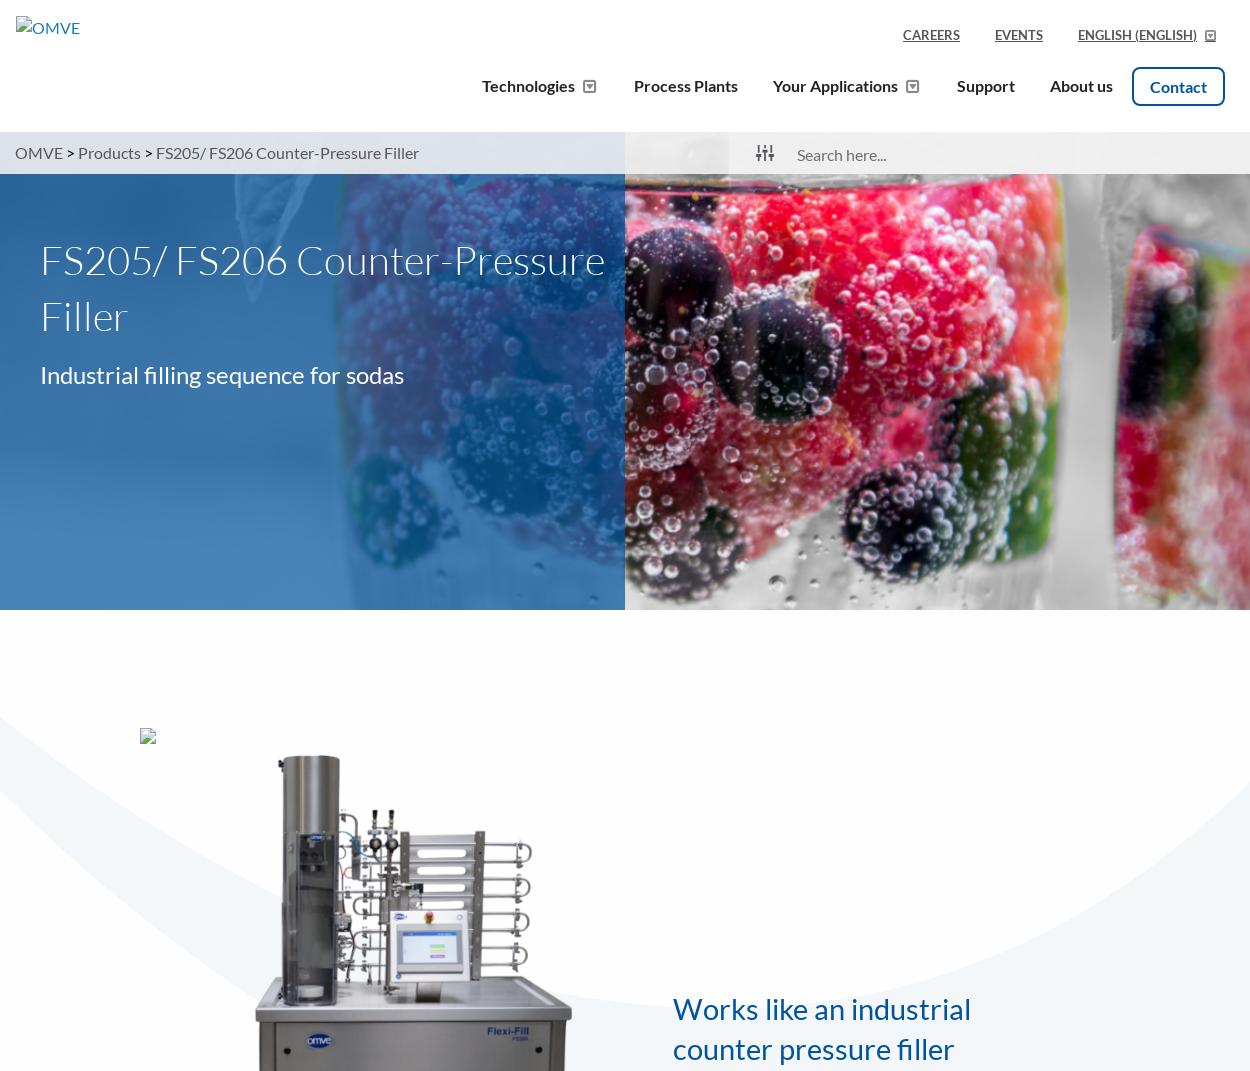  I want to click on 'Industrial filling sequence for sodas', so click(221, 373).